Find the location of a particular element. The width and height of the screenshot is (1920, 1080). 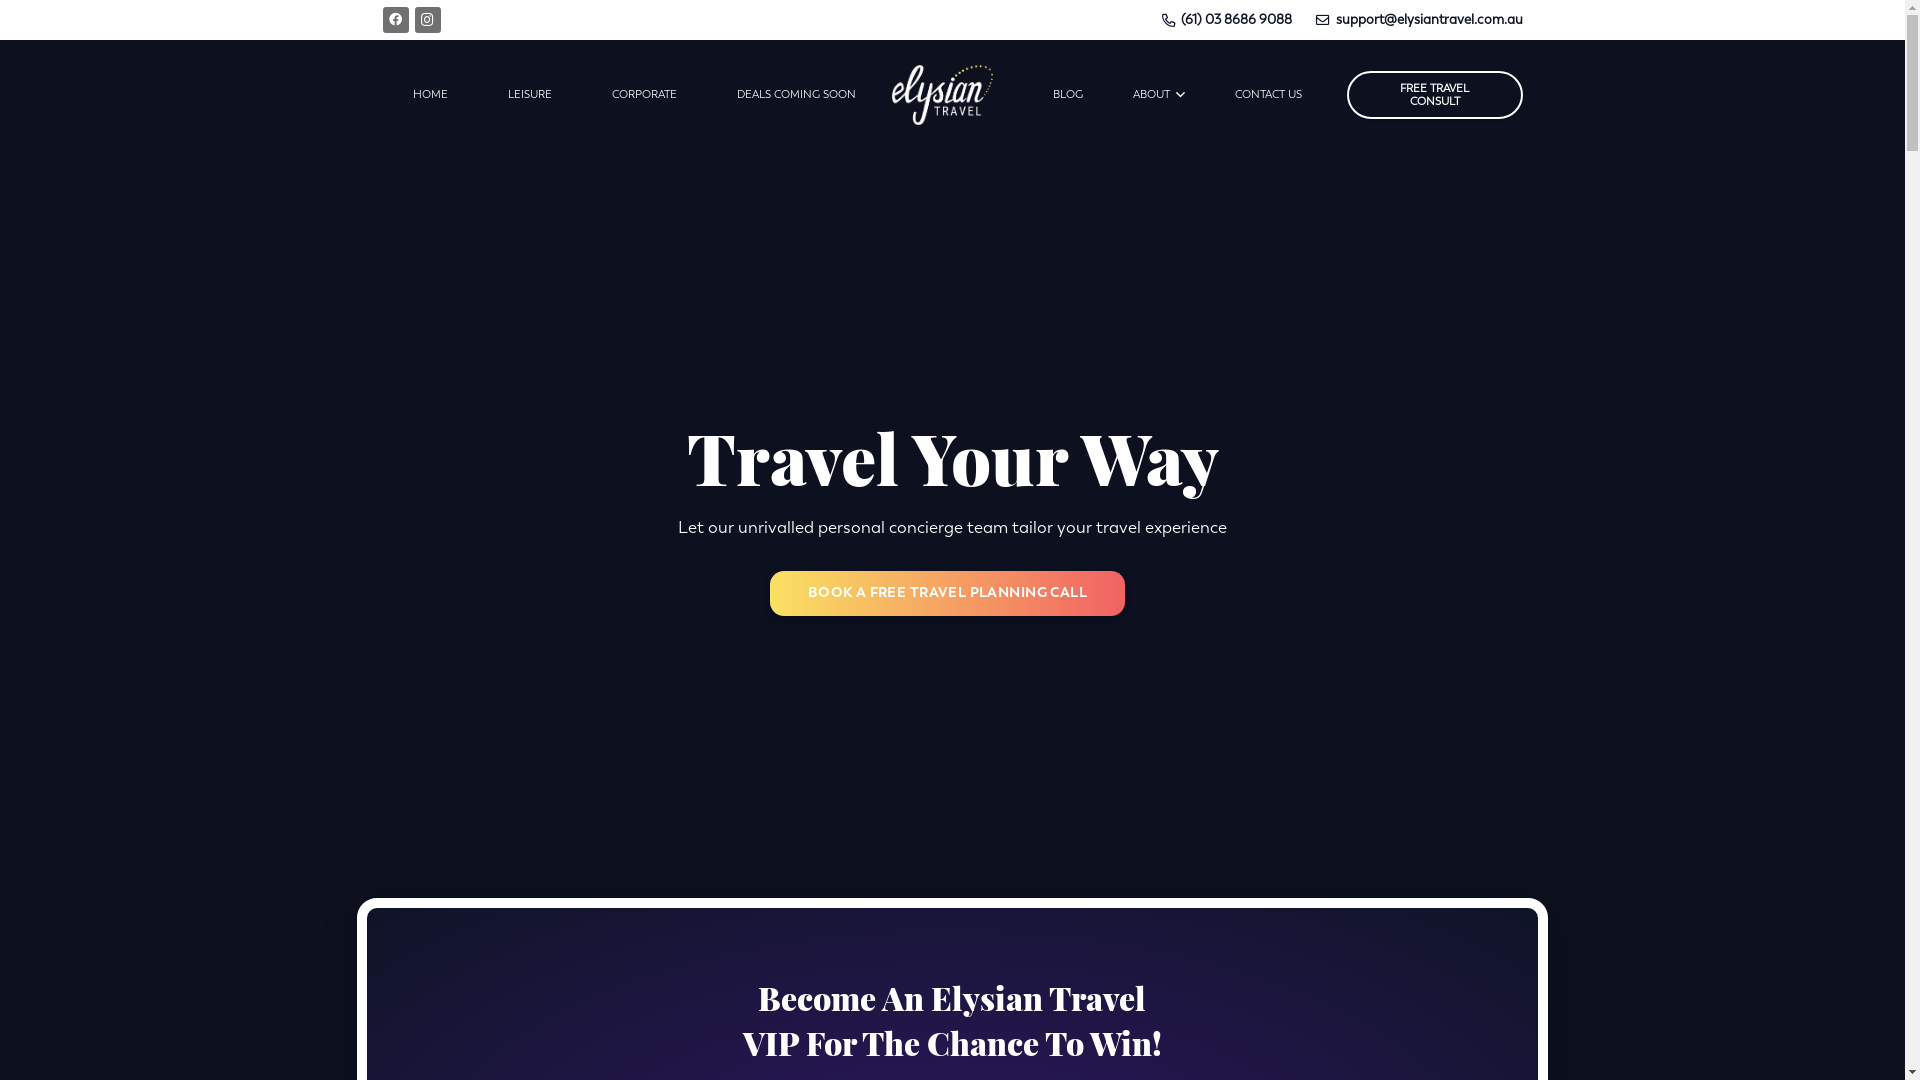

'FREE TRAVEL CONSULT' is located at coordinates (1434, 95).